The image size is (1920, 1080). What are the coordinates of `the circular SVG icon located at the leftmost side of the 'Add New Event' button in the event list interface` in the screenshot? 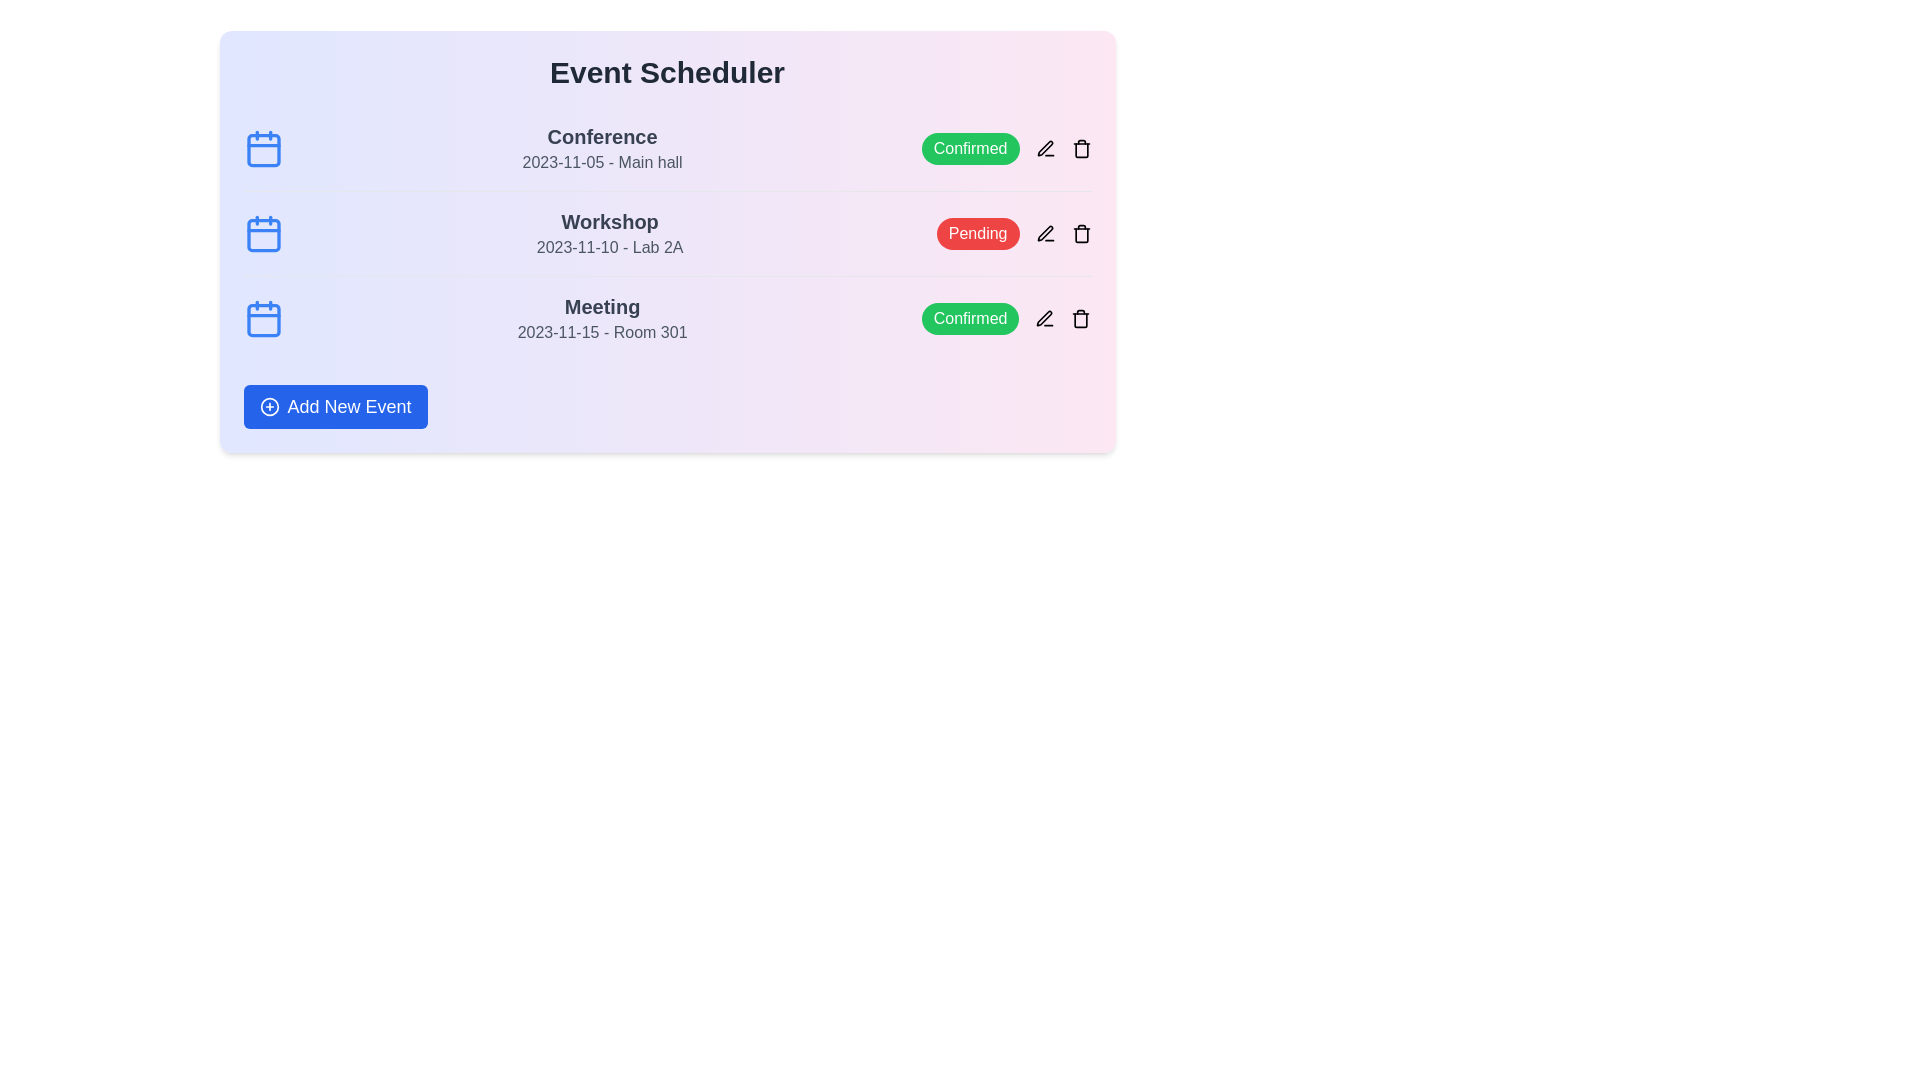 It's located at (268, 406).